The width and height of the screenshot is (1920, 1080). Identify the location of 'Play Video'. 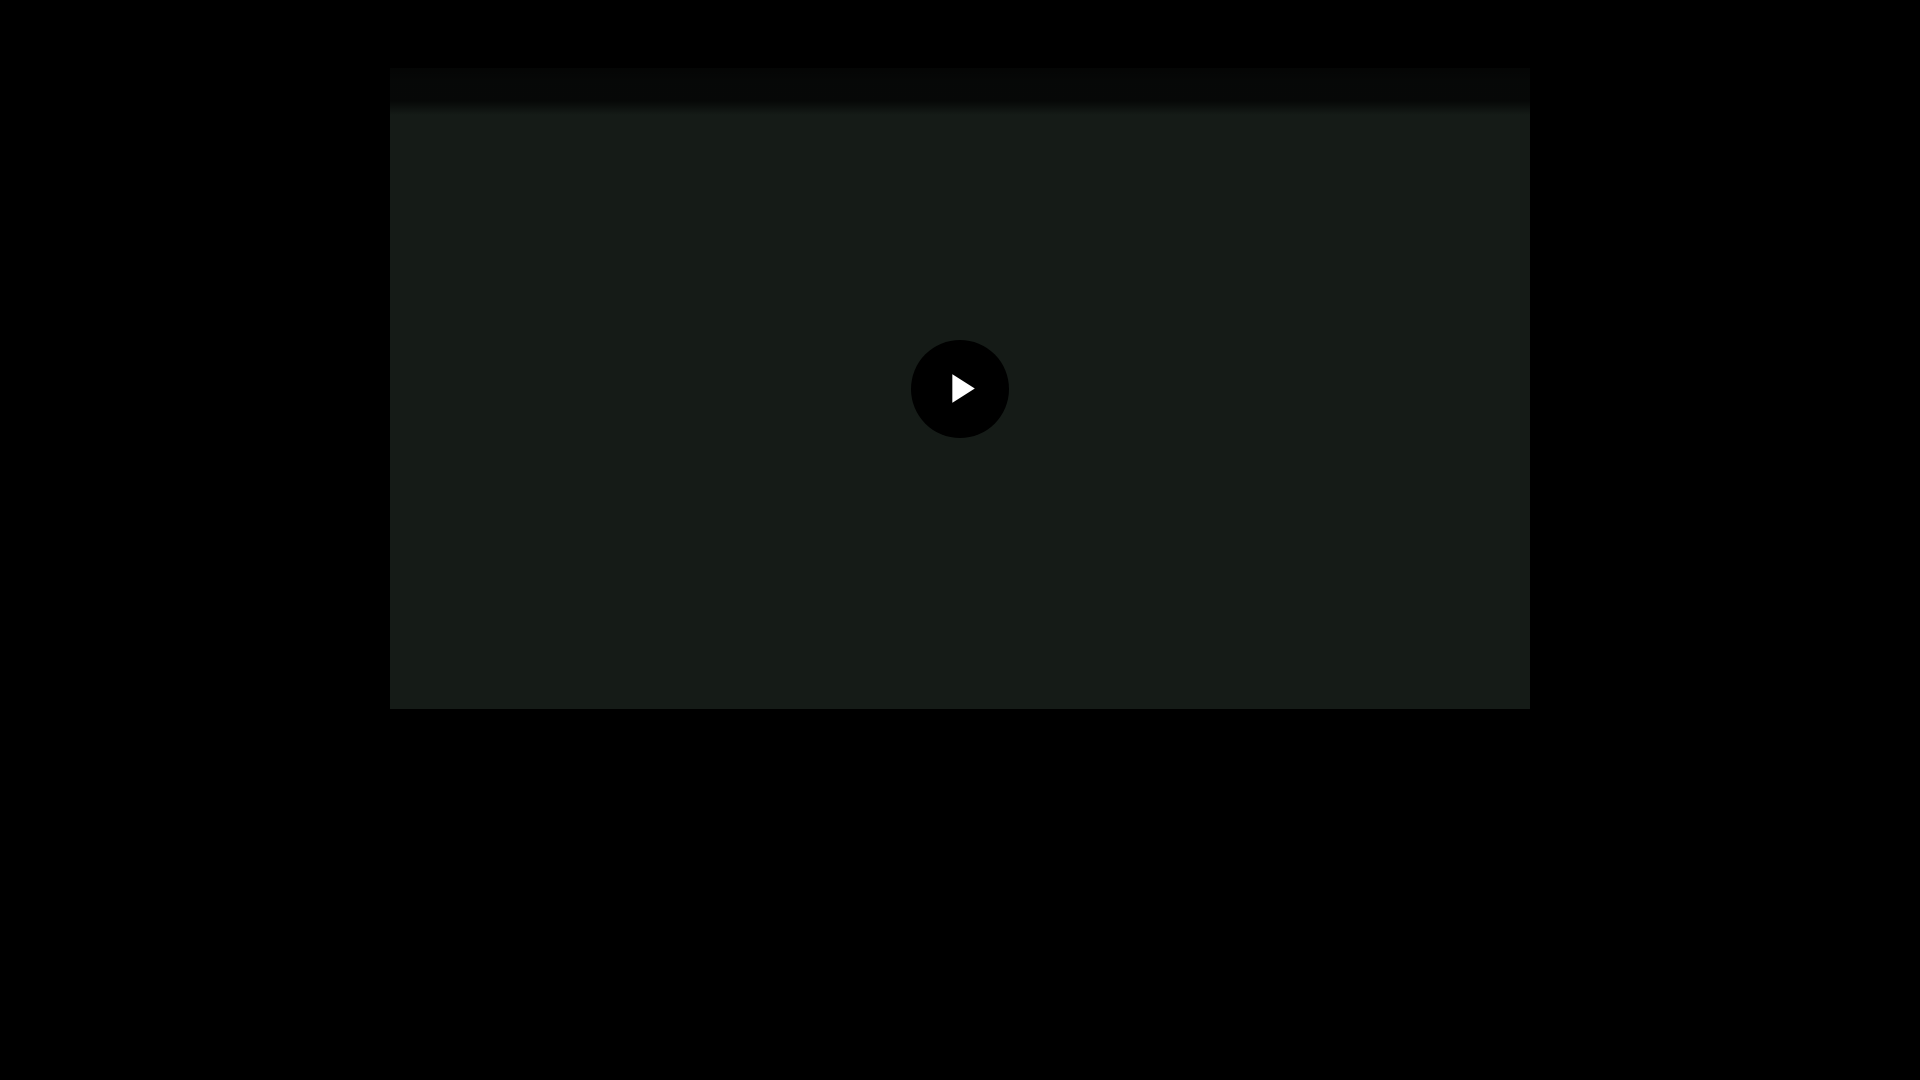
(960, 389).